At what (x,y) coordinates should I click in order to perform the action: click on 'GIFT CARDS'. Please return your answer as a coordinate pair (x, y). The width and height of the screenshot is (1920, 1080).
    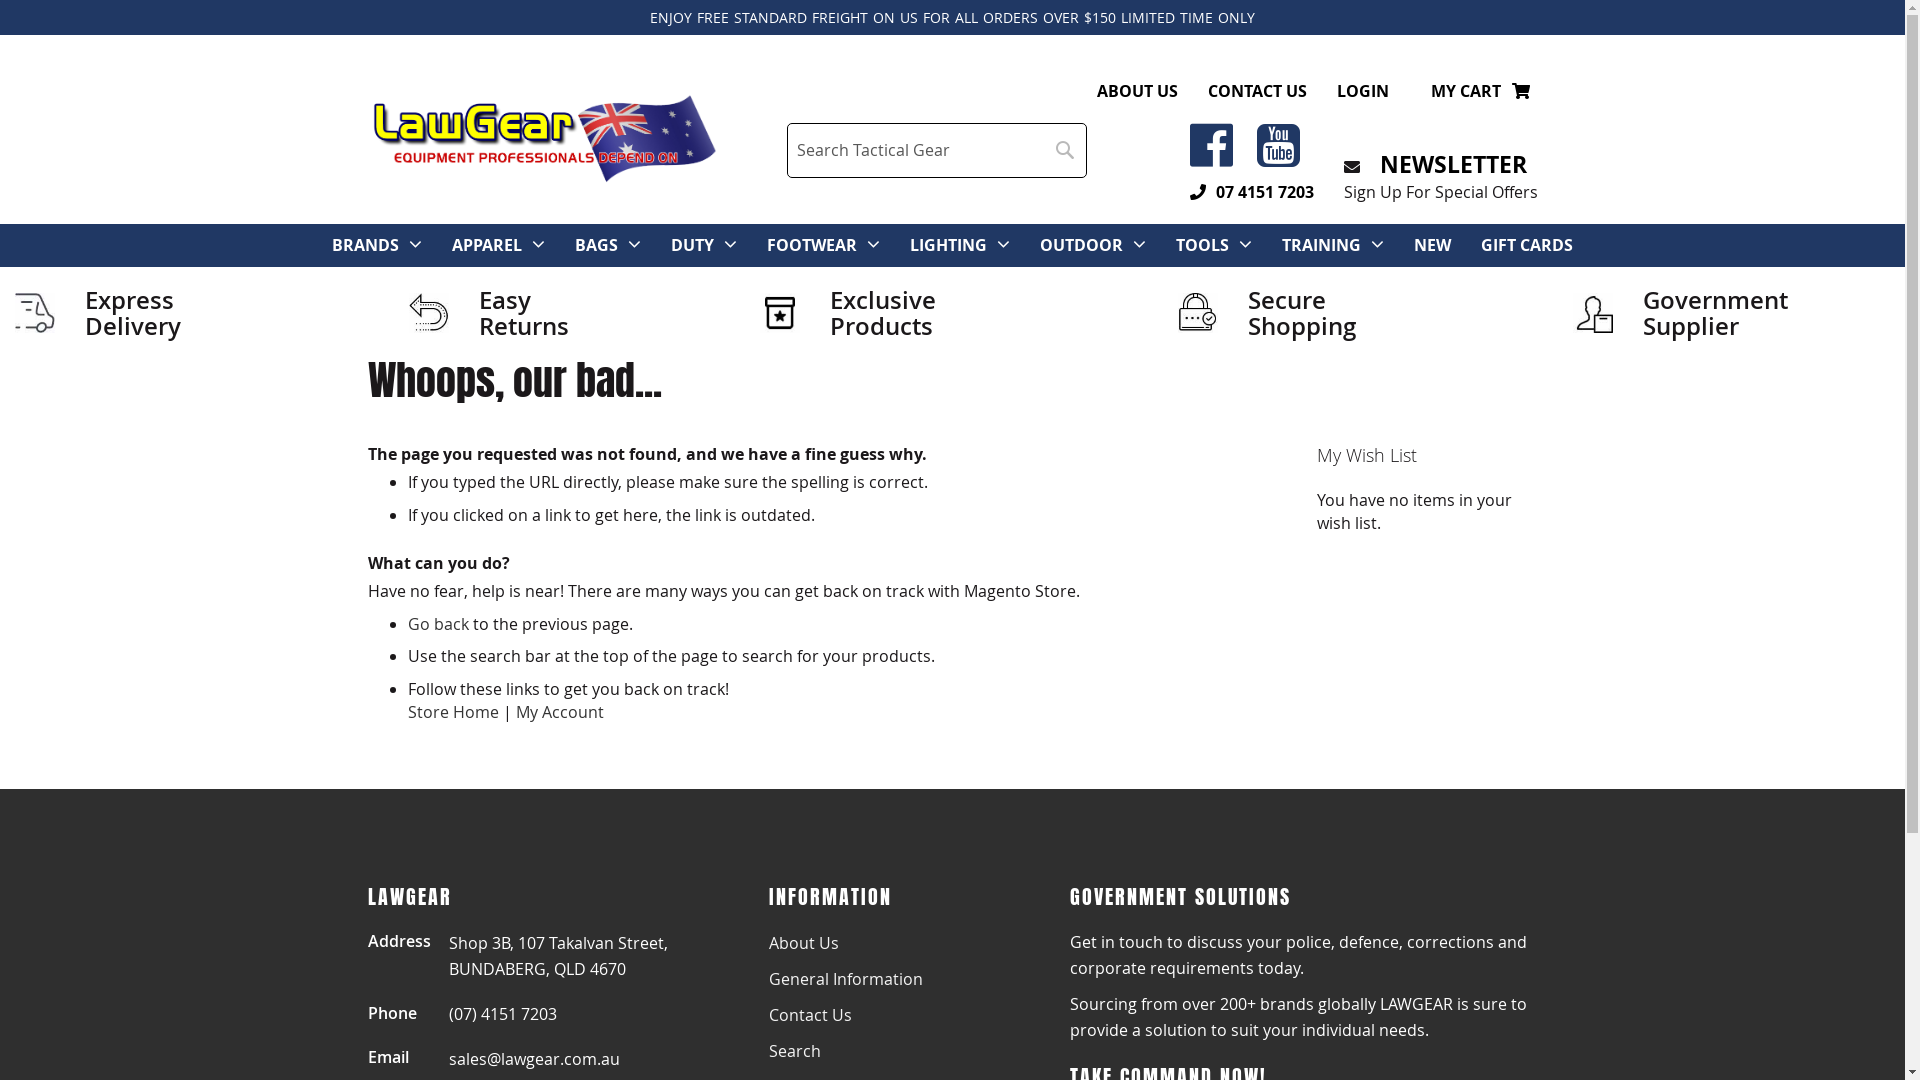
    Looking at the image, I should click on (1525, 244).